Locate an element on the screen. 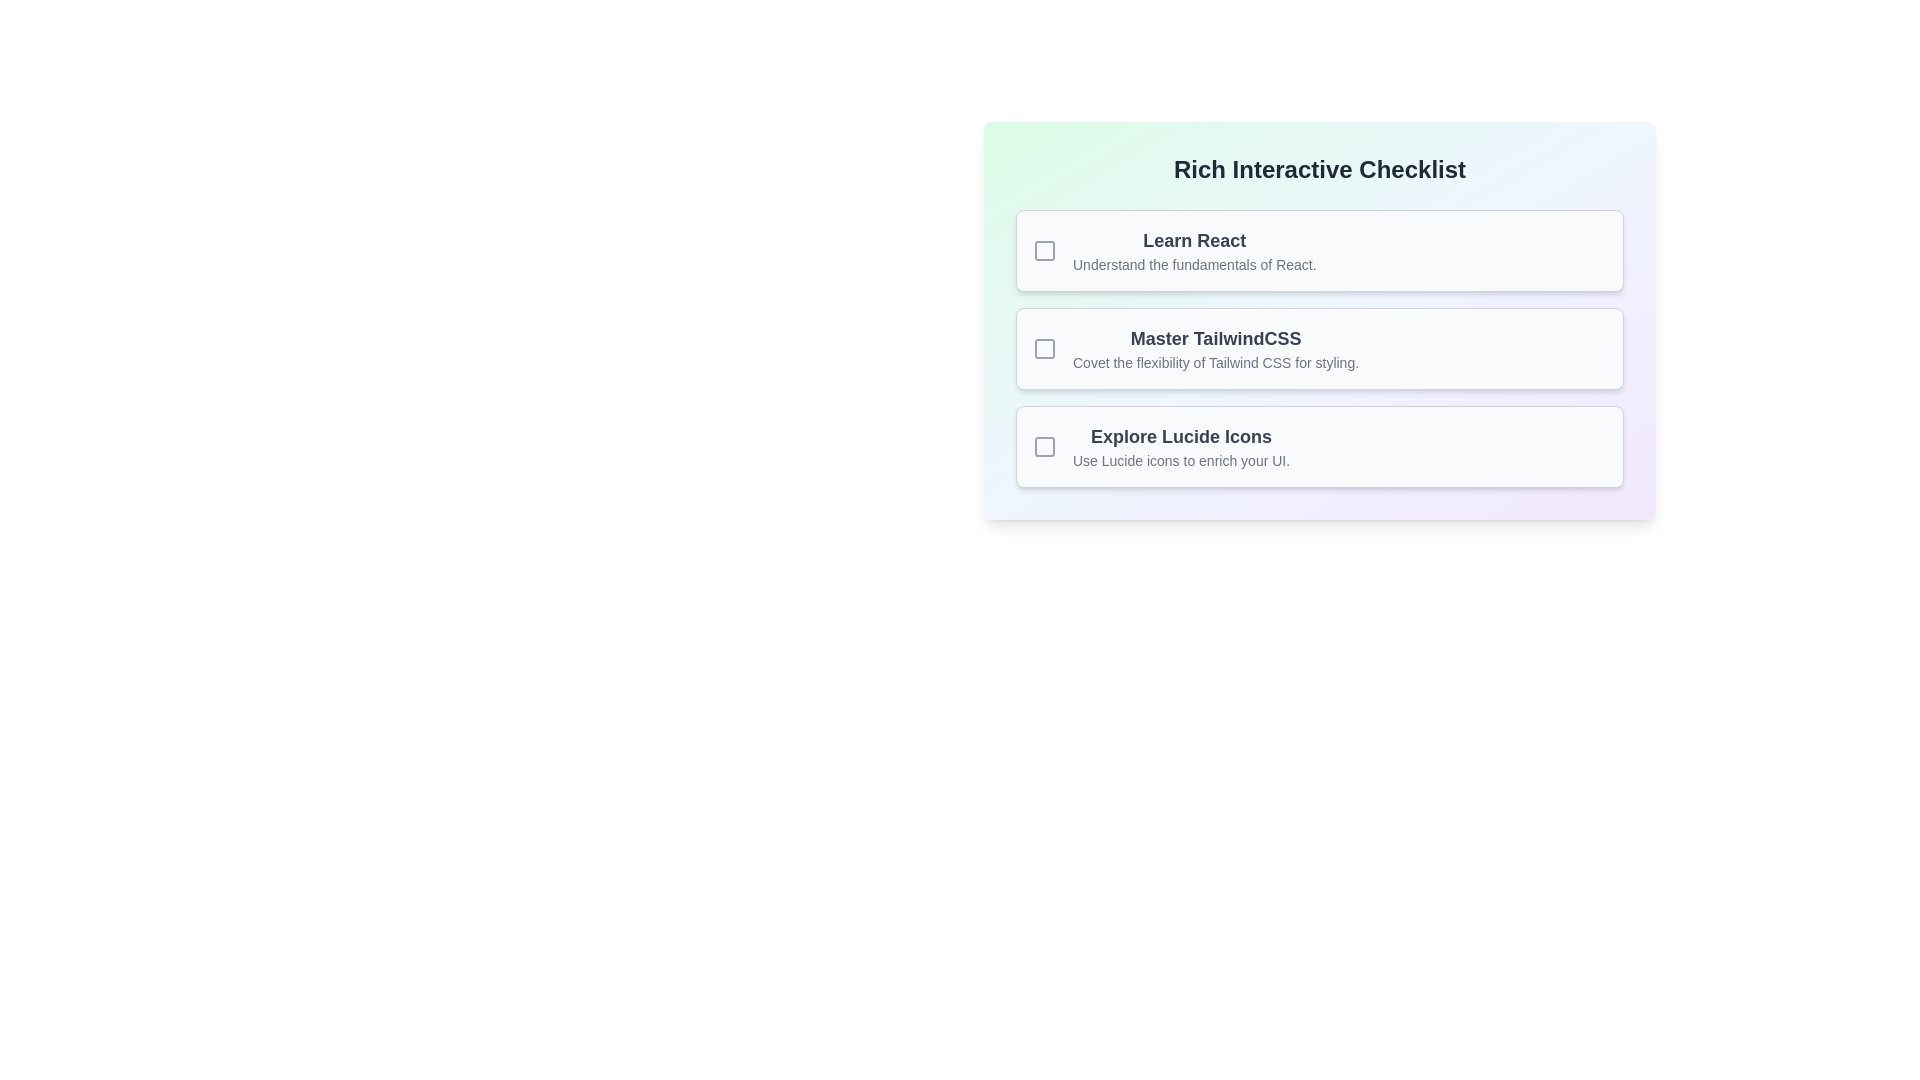  the checkbox indicator for the 'Learn React' task is located at coordinates (1044, 249).